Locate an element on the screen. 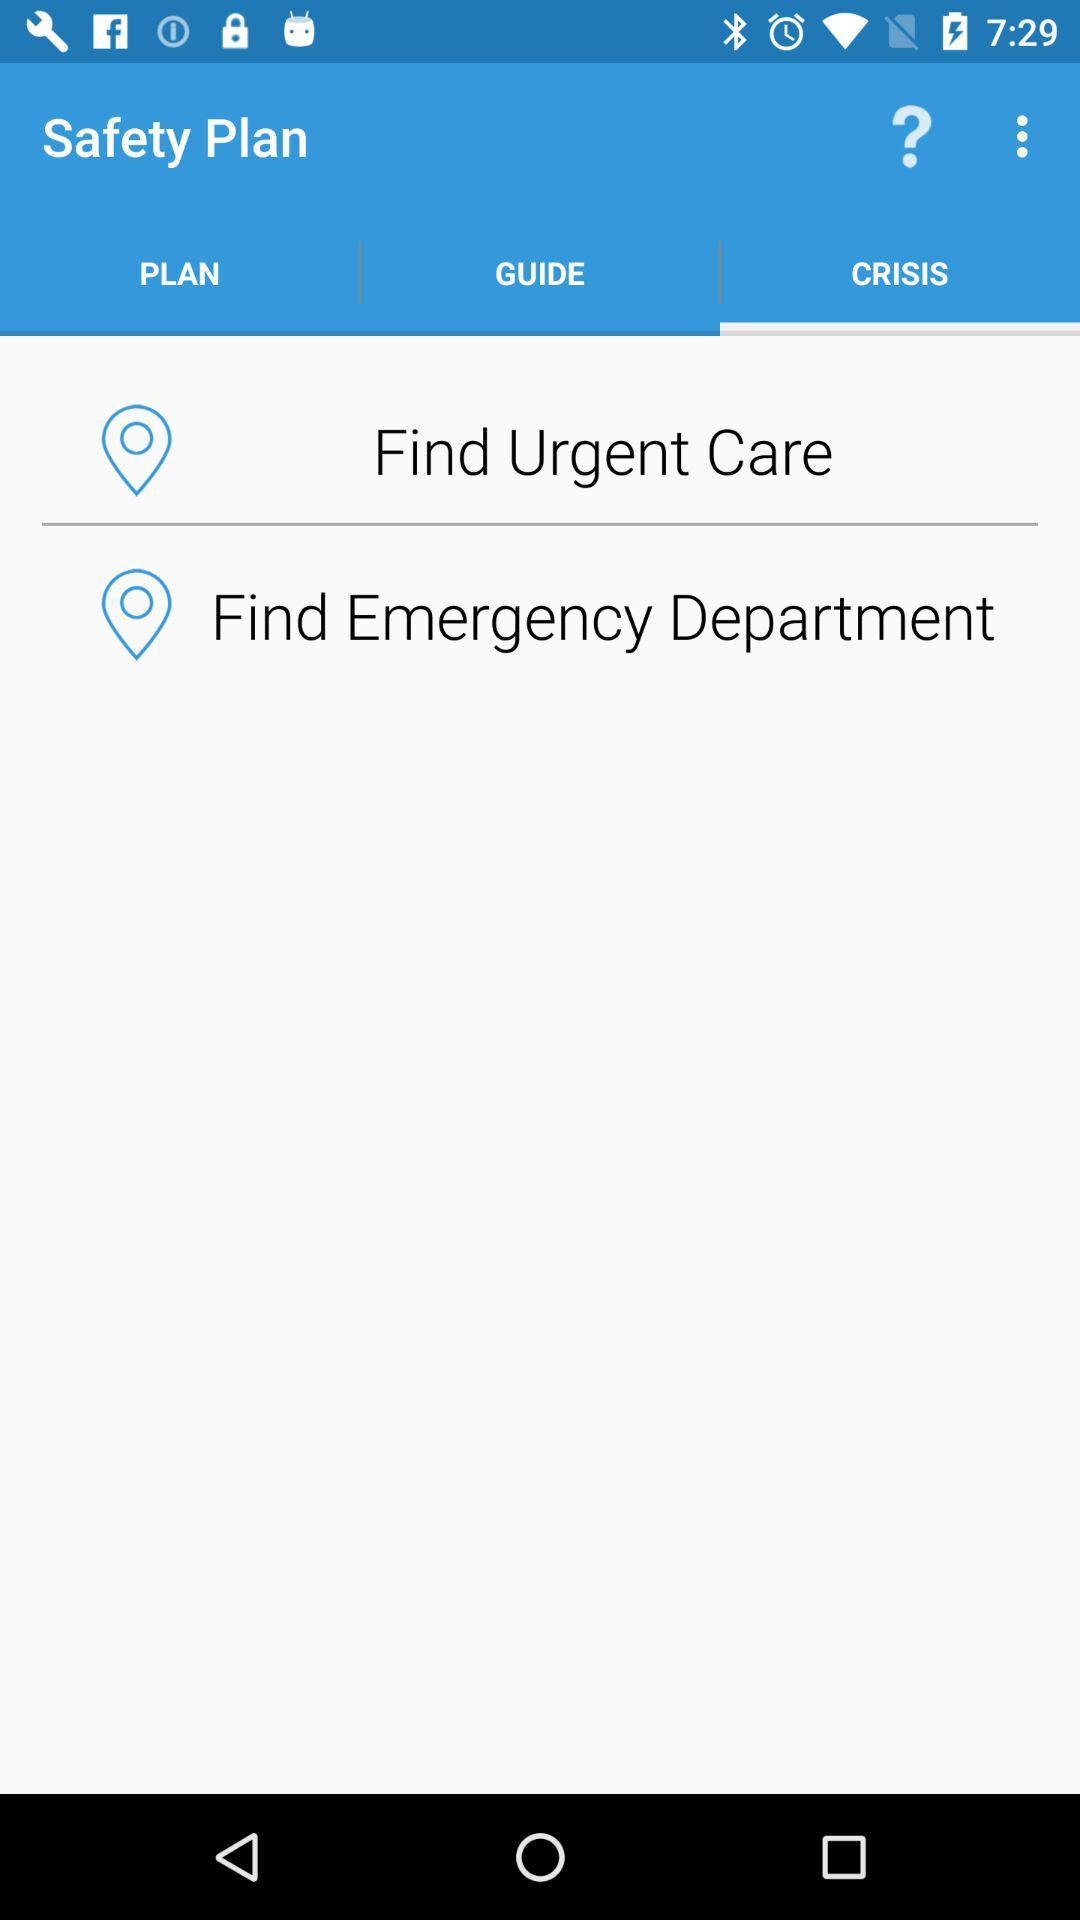 This screenshot has width=1080, height=1920. guide is located at coordinates (540, 272).